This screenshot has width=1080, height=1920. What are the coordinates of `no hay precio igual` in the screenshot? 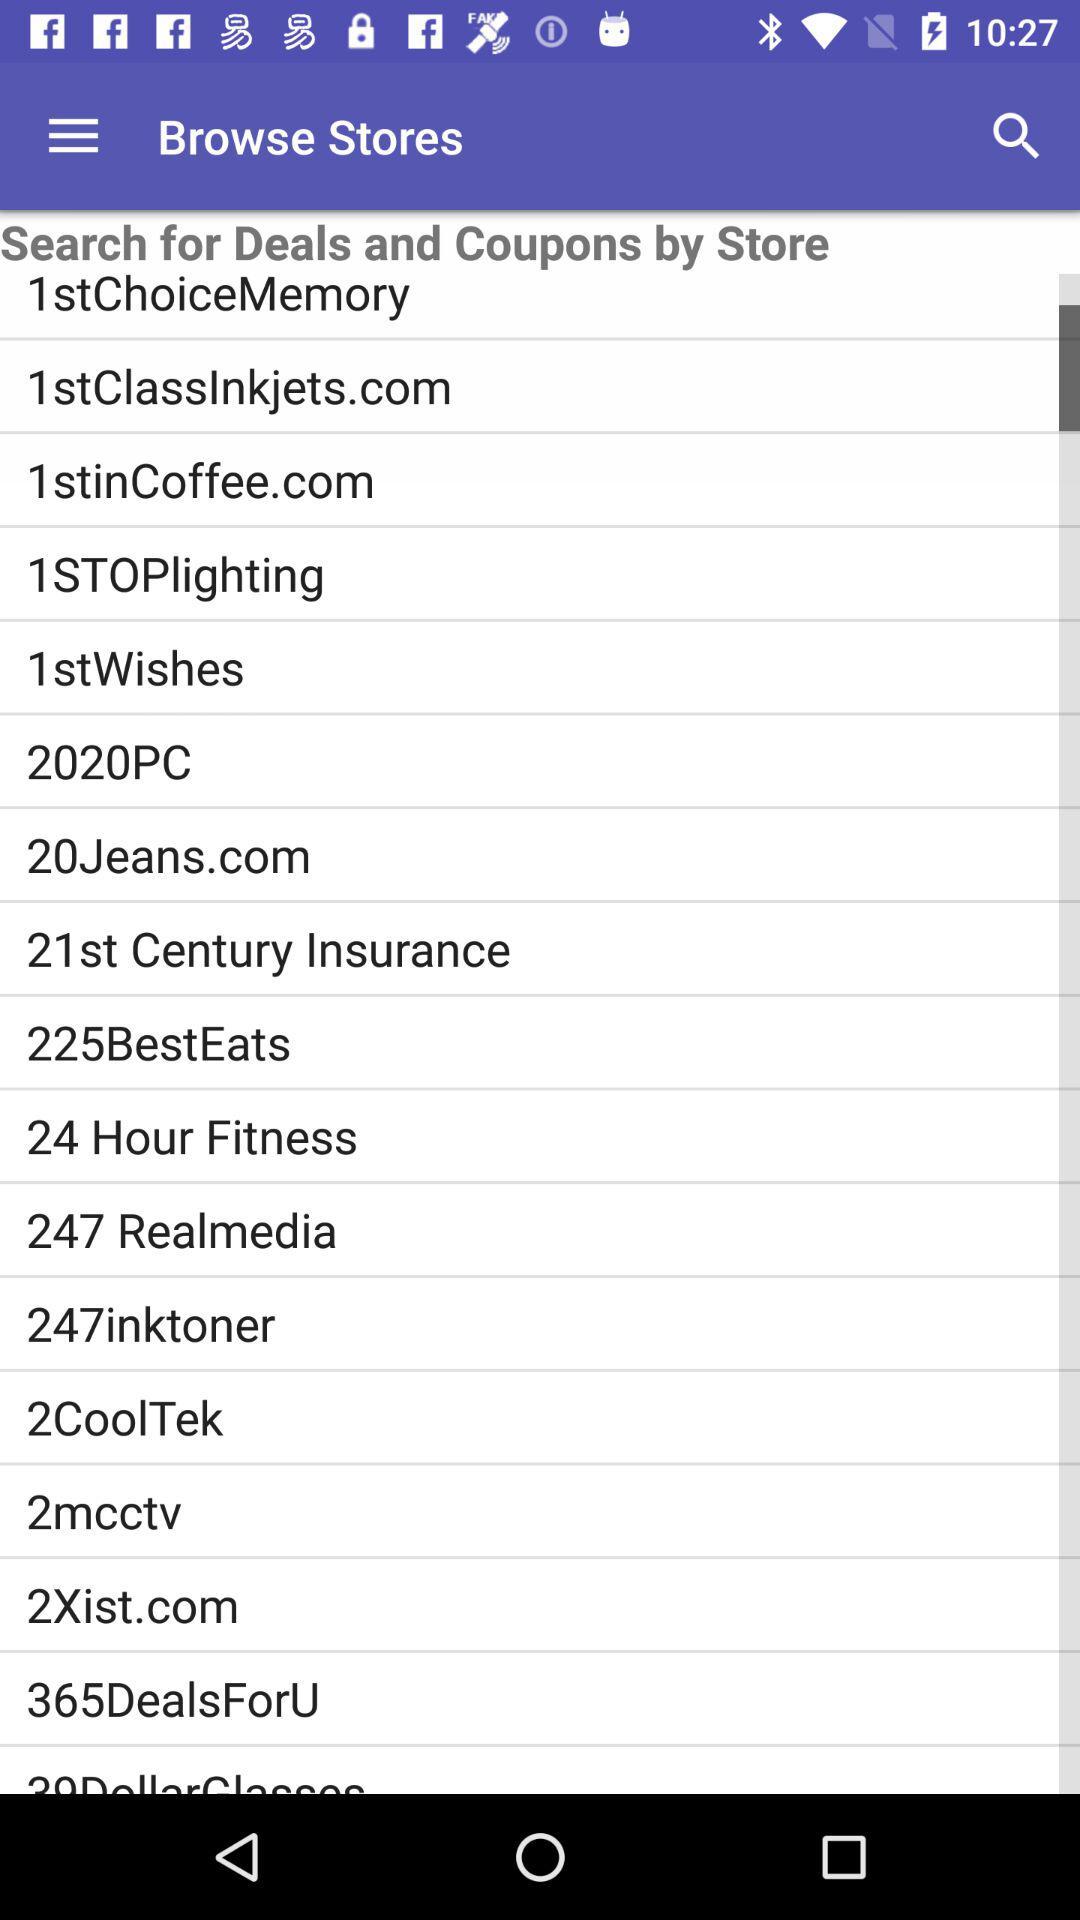 It's located at (72, 135).